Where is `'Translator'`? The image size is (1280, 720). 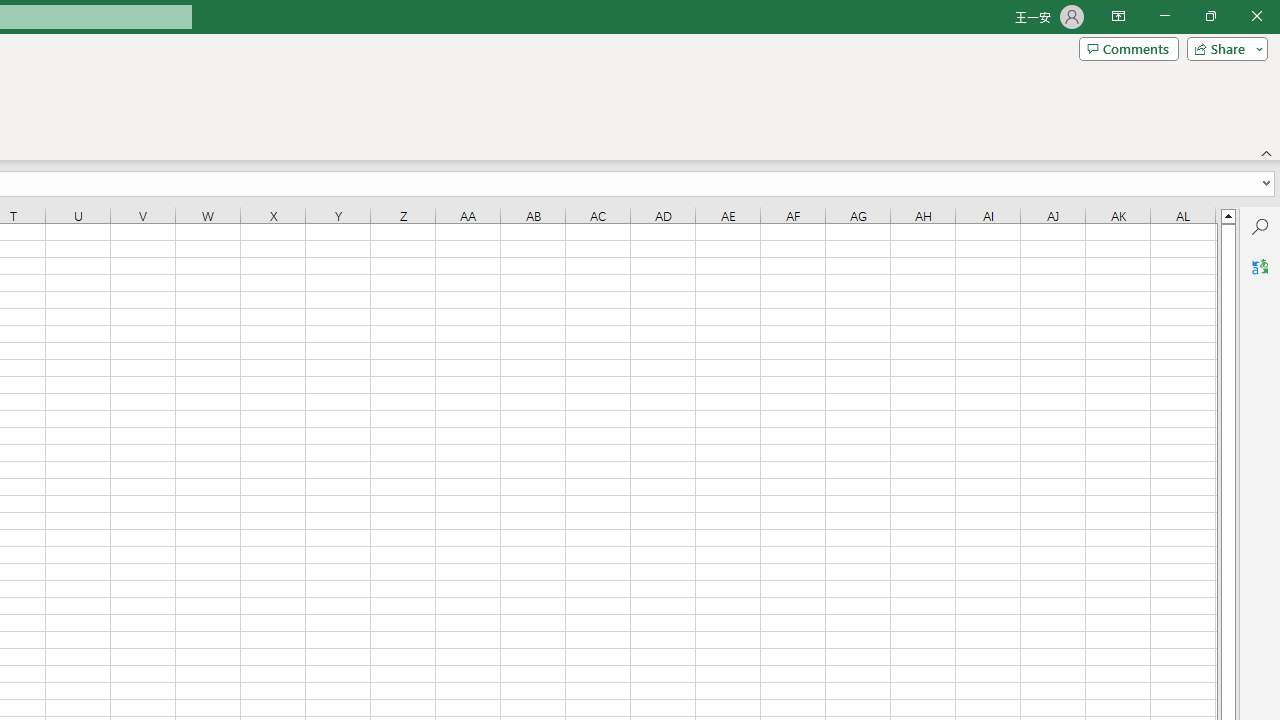
'Translator' is located at coordinates (1259, 266).